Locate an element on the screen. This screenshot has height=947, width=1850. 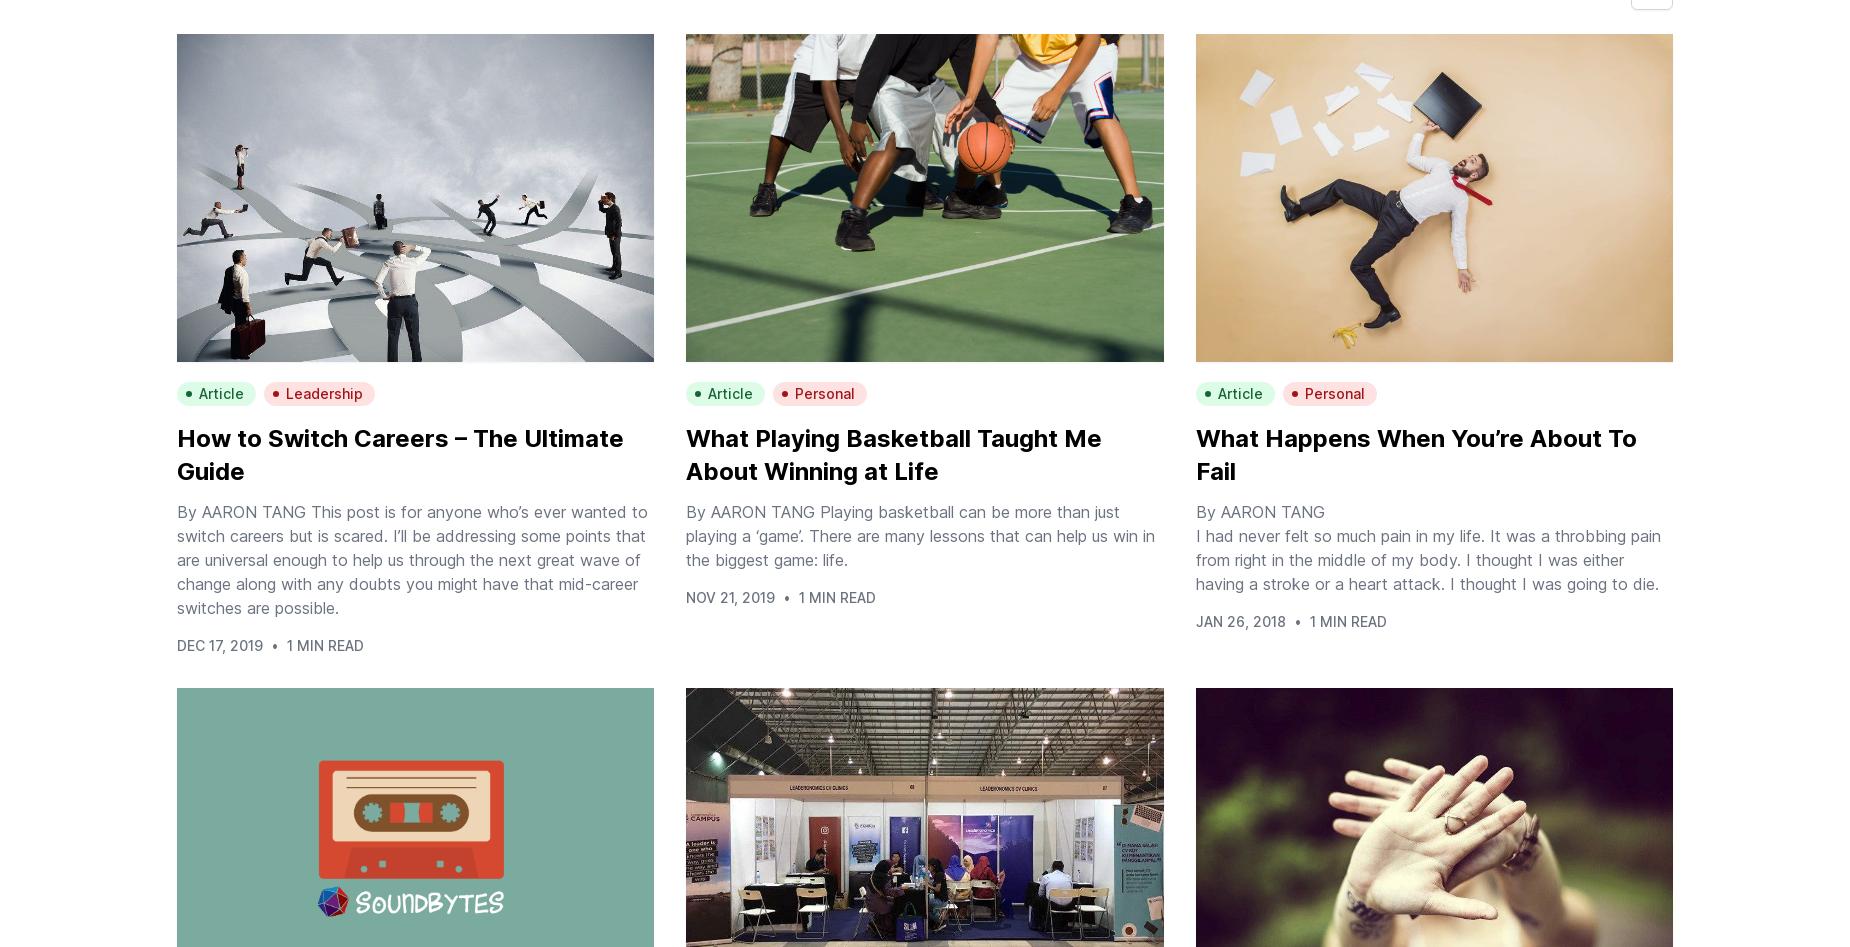
'What Playing Basketball Taught Me About Winning at Life' is located at coordinates (893, 455).